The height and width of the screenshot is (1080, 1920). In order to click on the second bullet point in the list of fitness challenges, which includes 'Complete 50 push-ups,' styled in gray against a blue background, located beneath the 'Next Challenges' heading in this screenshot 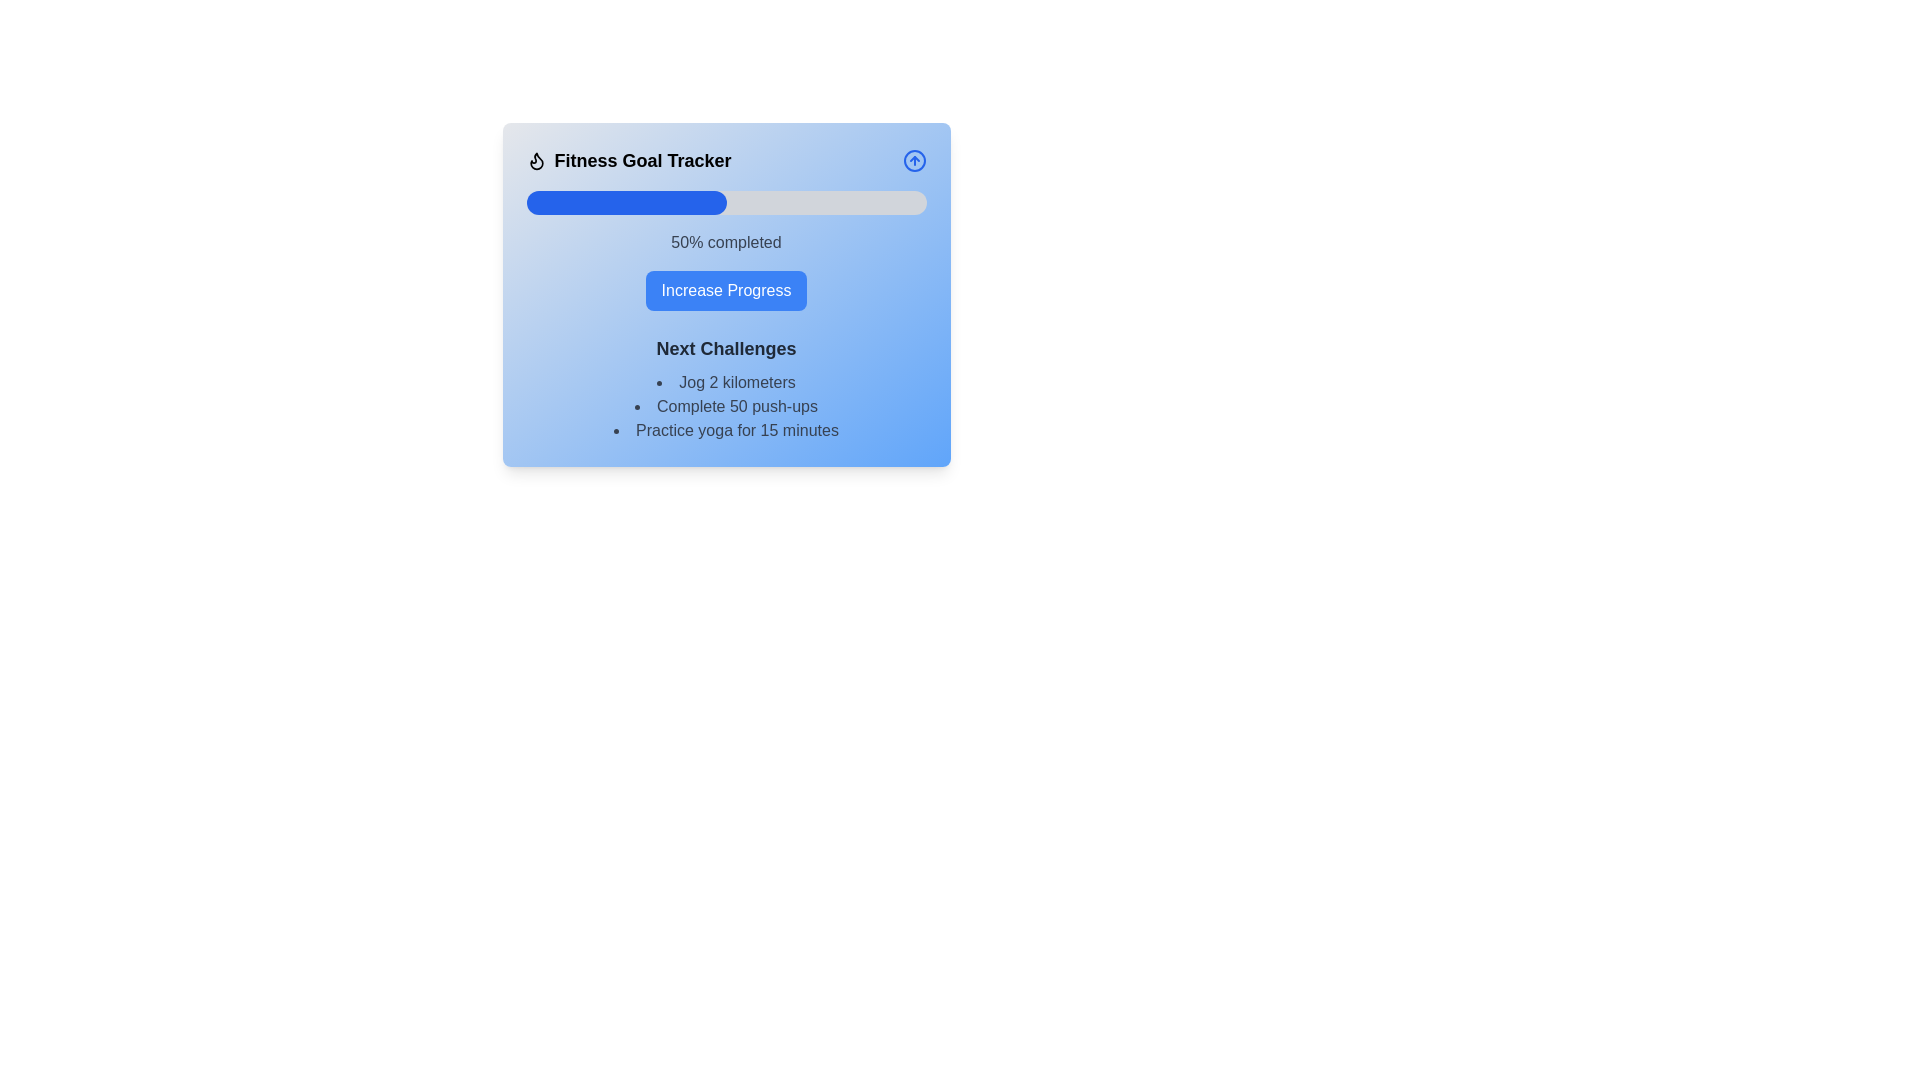, I will do `click(725, 406)`.